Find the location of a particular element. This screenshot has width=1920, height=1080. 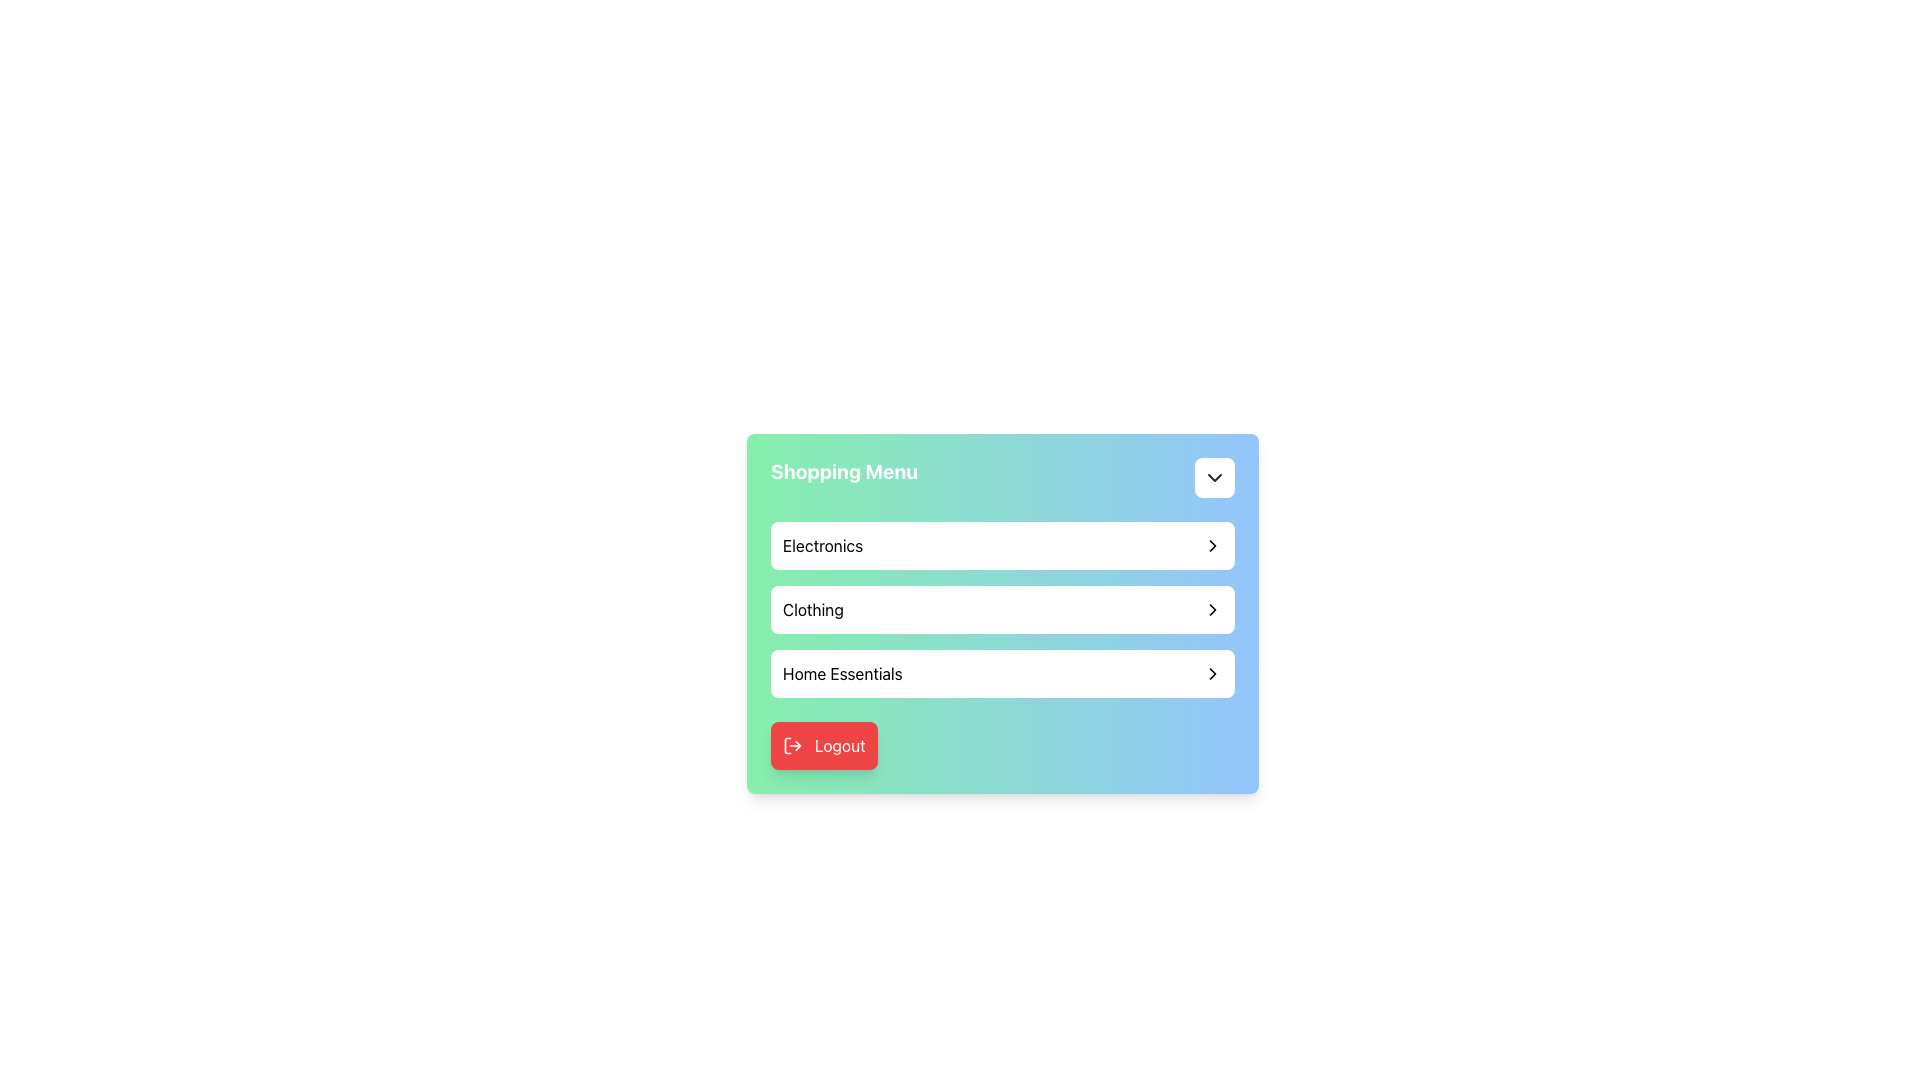

the static text label displaying 'Clothing' is located at coordinates (813, 608).